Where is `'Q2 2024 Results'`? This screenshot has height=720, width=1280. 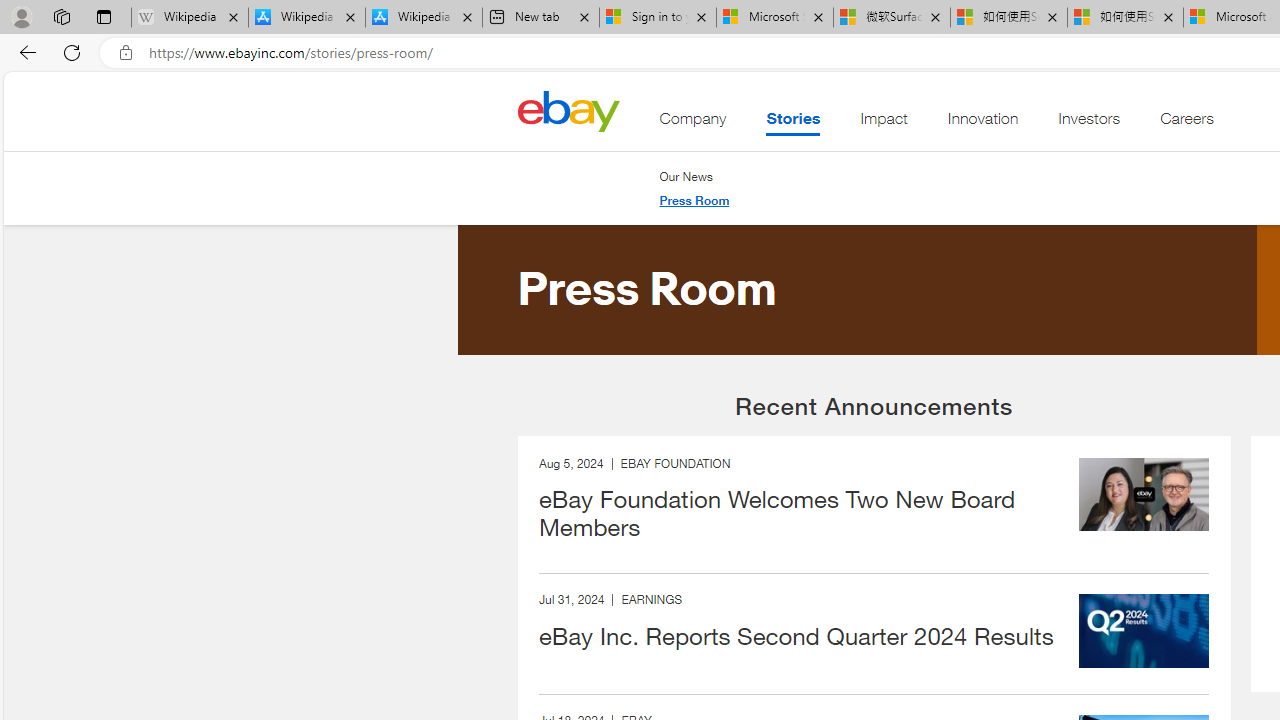
'Q2 2024 Results' is located at coordinates (1144, 631).